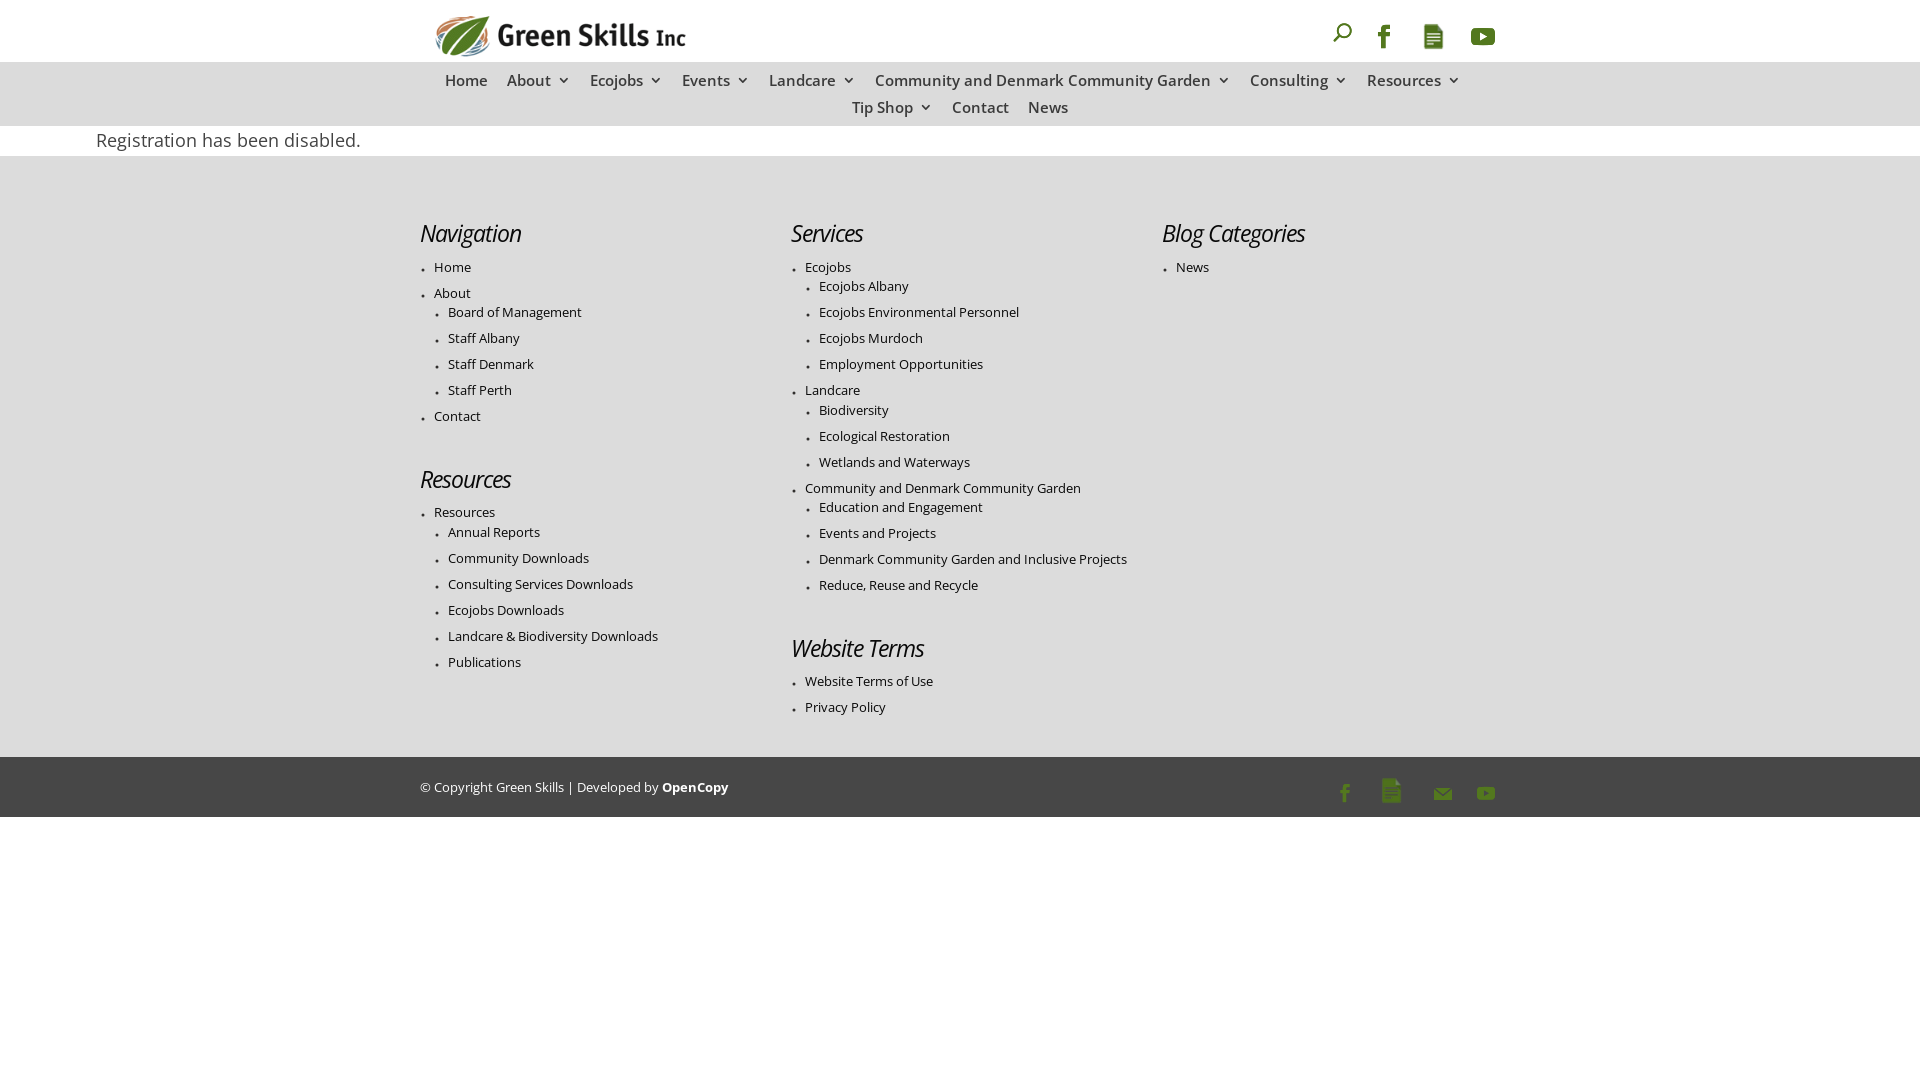 This screenshot has width=1920, height=1080. What do you see at coordinates (917, 312) in the screenshot?
I see `'Ecojobs Environmental Personnel'` at bounding box center [917, 312].